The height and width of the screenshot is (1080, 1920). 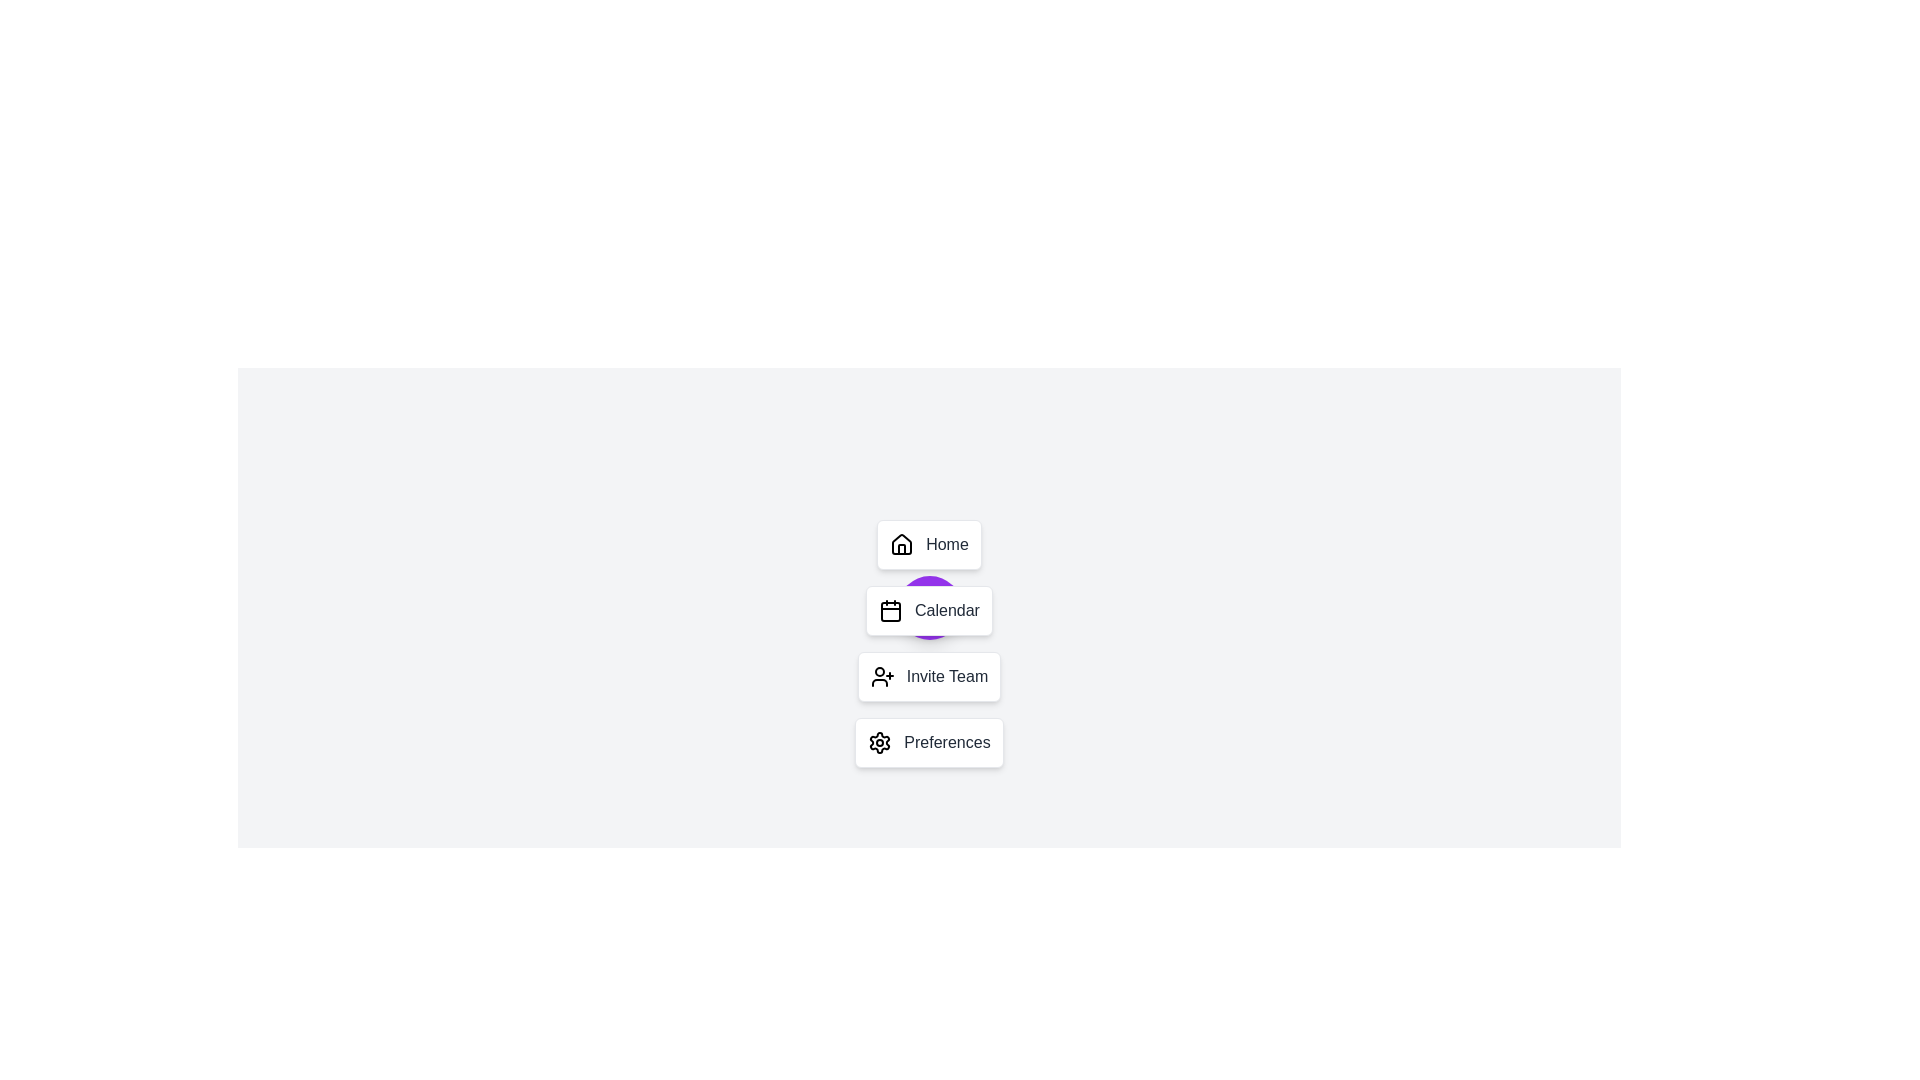 I want to click on the calendar icon located in the vertical navigation section, so click(x=890, y=611).